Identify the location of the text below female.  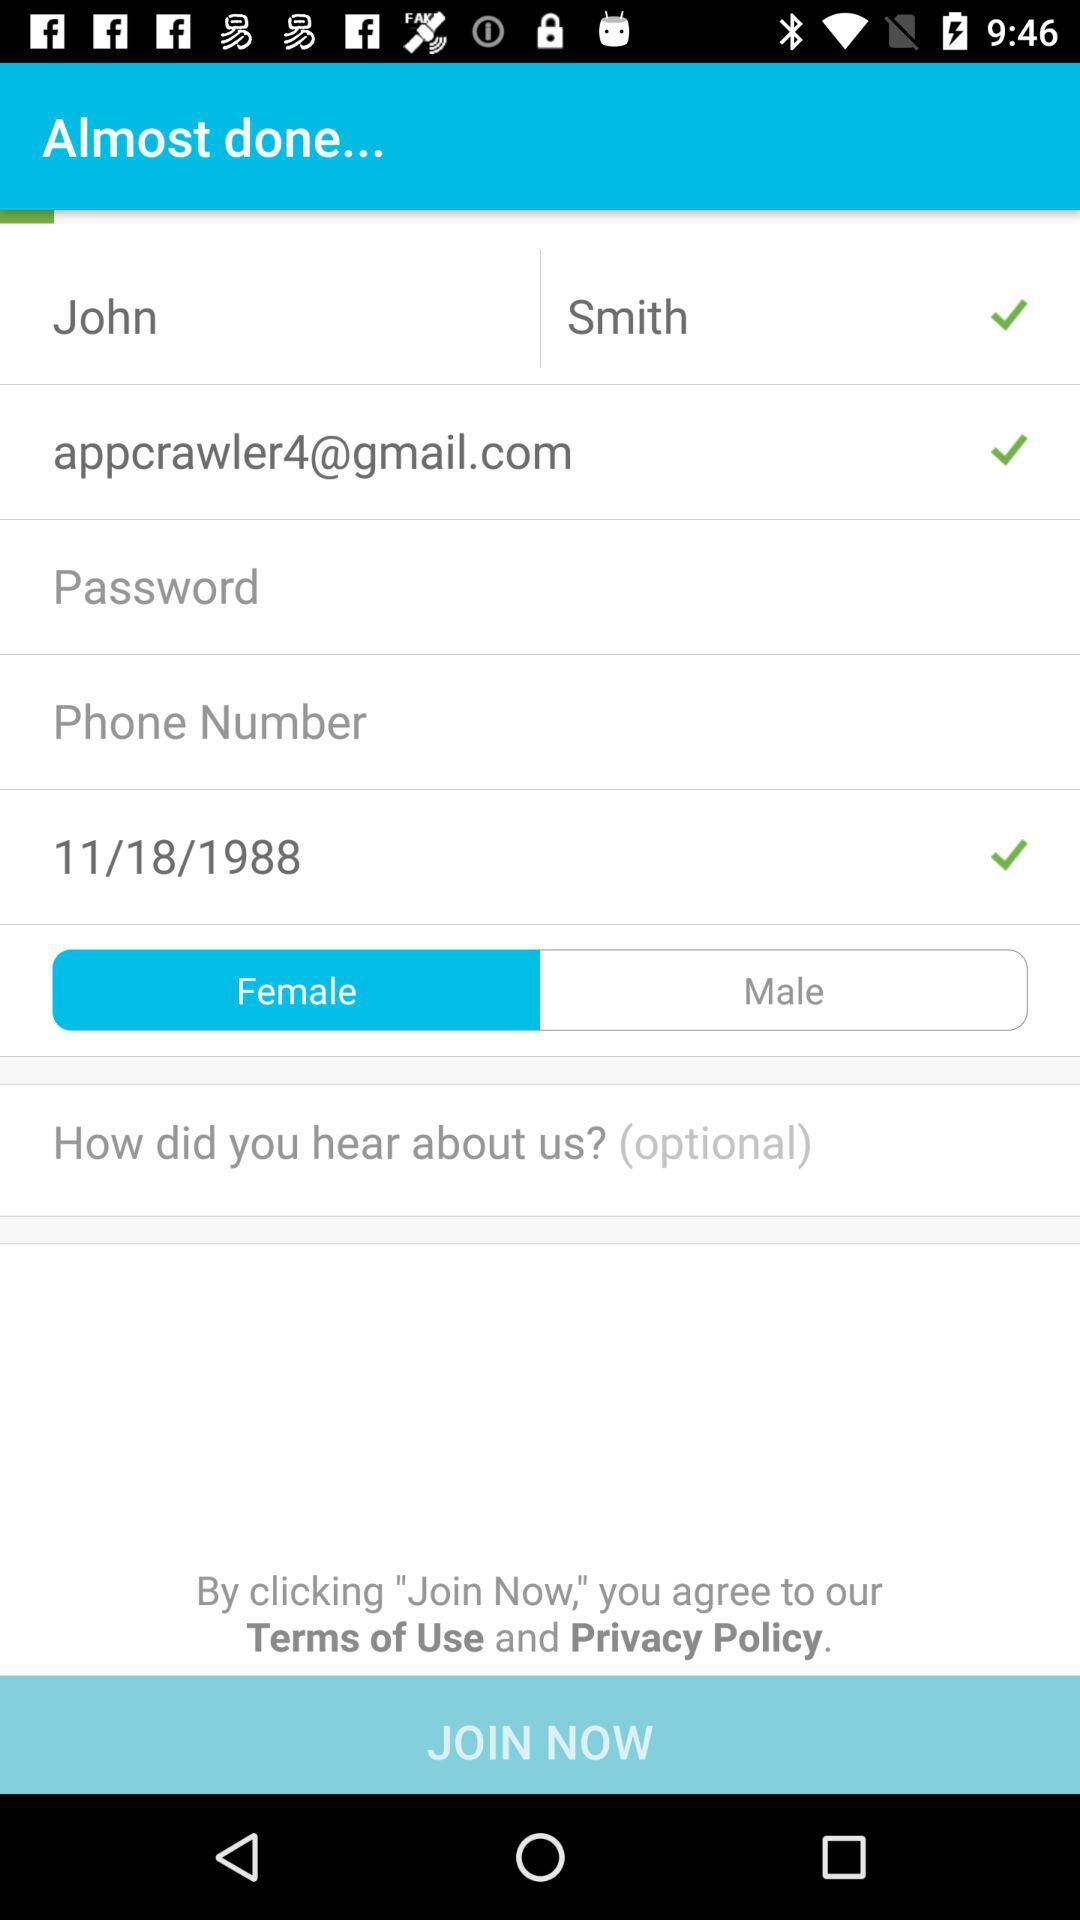
(540, 1150).